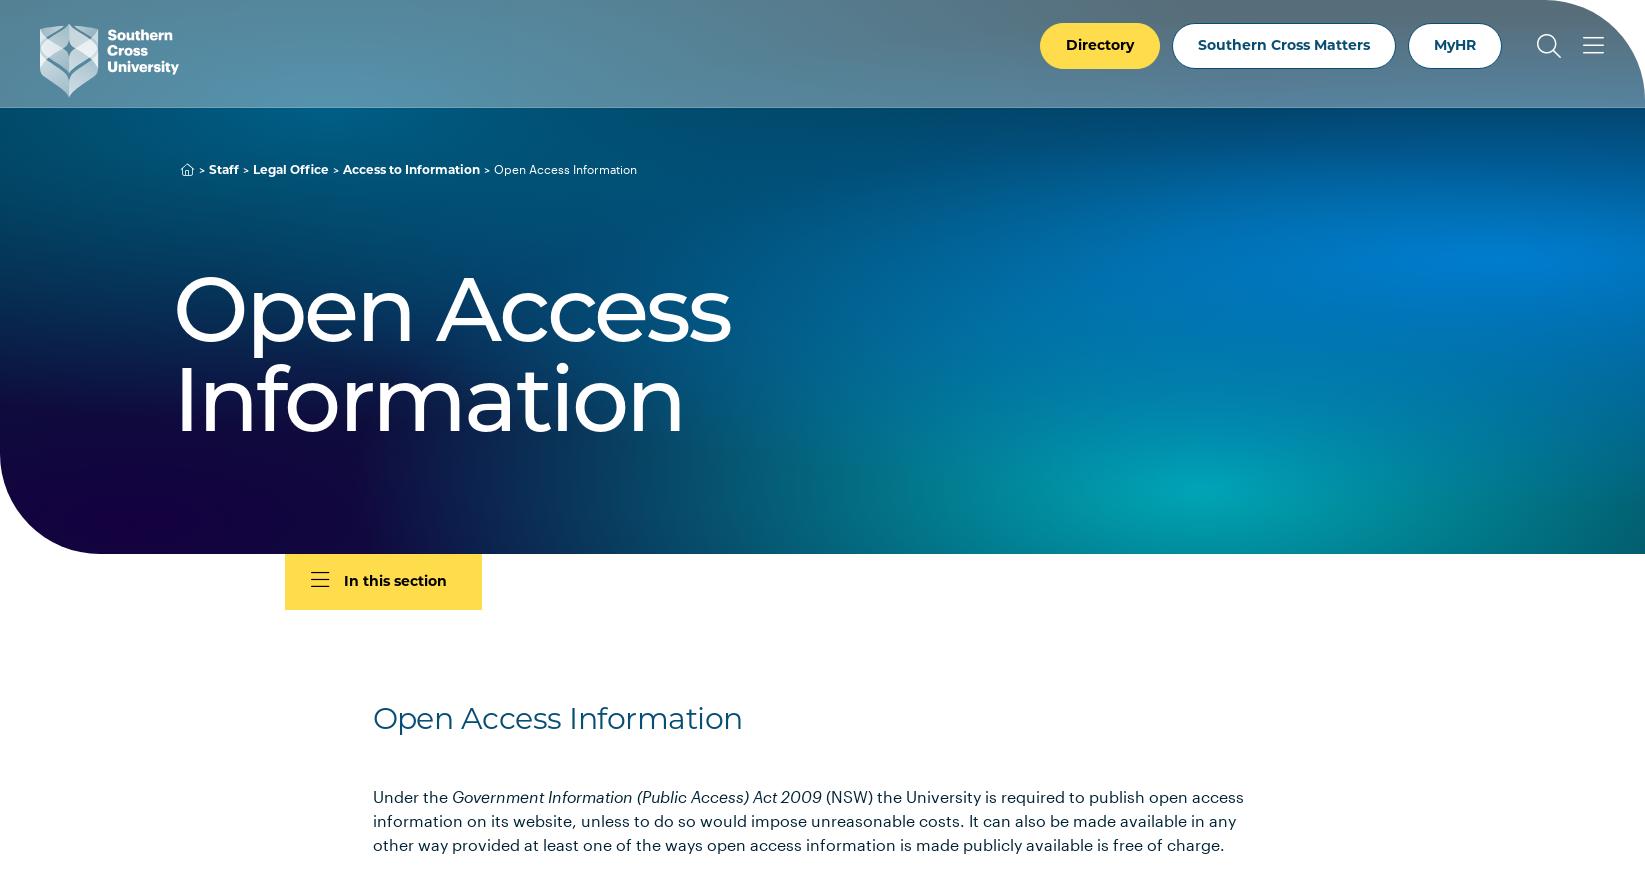 This screenshot has height=881, width=1645. What do you see at coordinates (343, 581) in the screenshot?
I see `'In this section'` at bounding box center [343, 581].